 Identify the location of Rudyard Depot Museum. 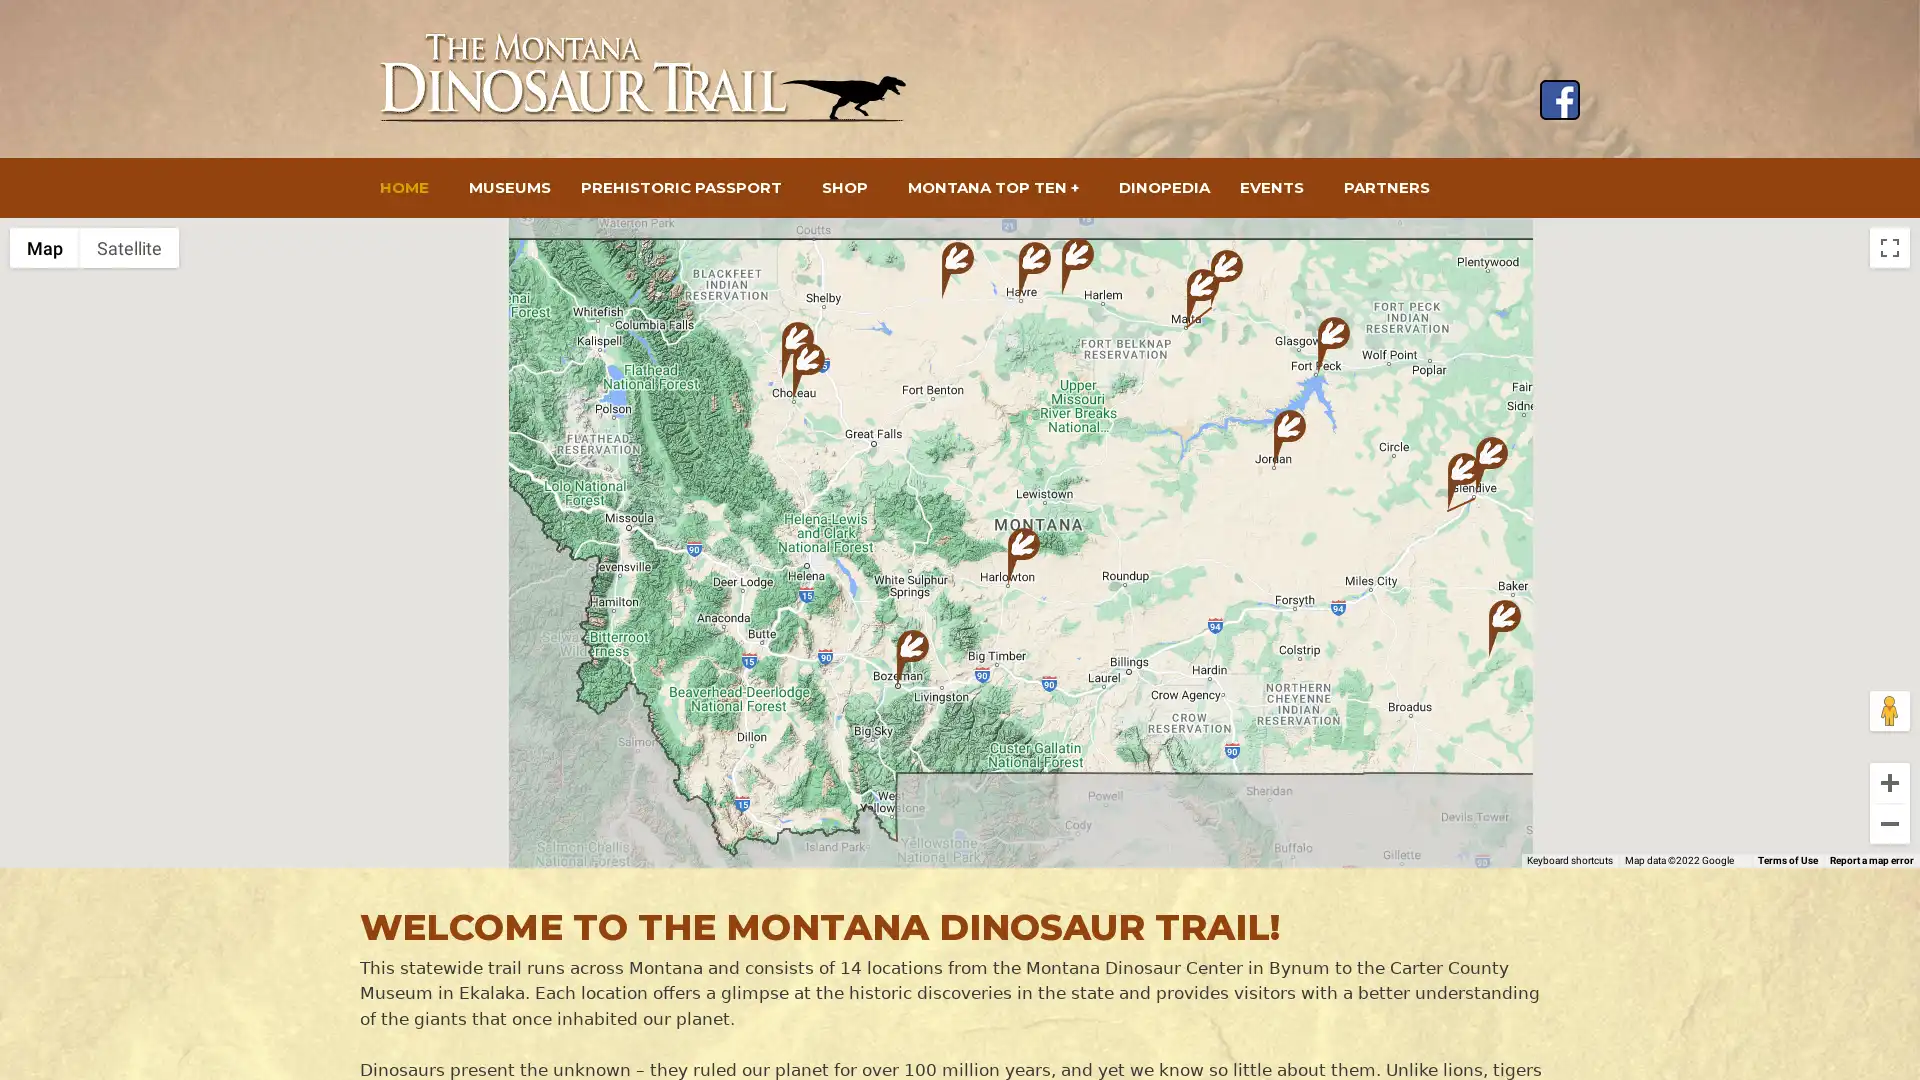
(957, 270).